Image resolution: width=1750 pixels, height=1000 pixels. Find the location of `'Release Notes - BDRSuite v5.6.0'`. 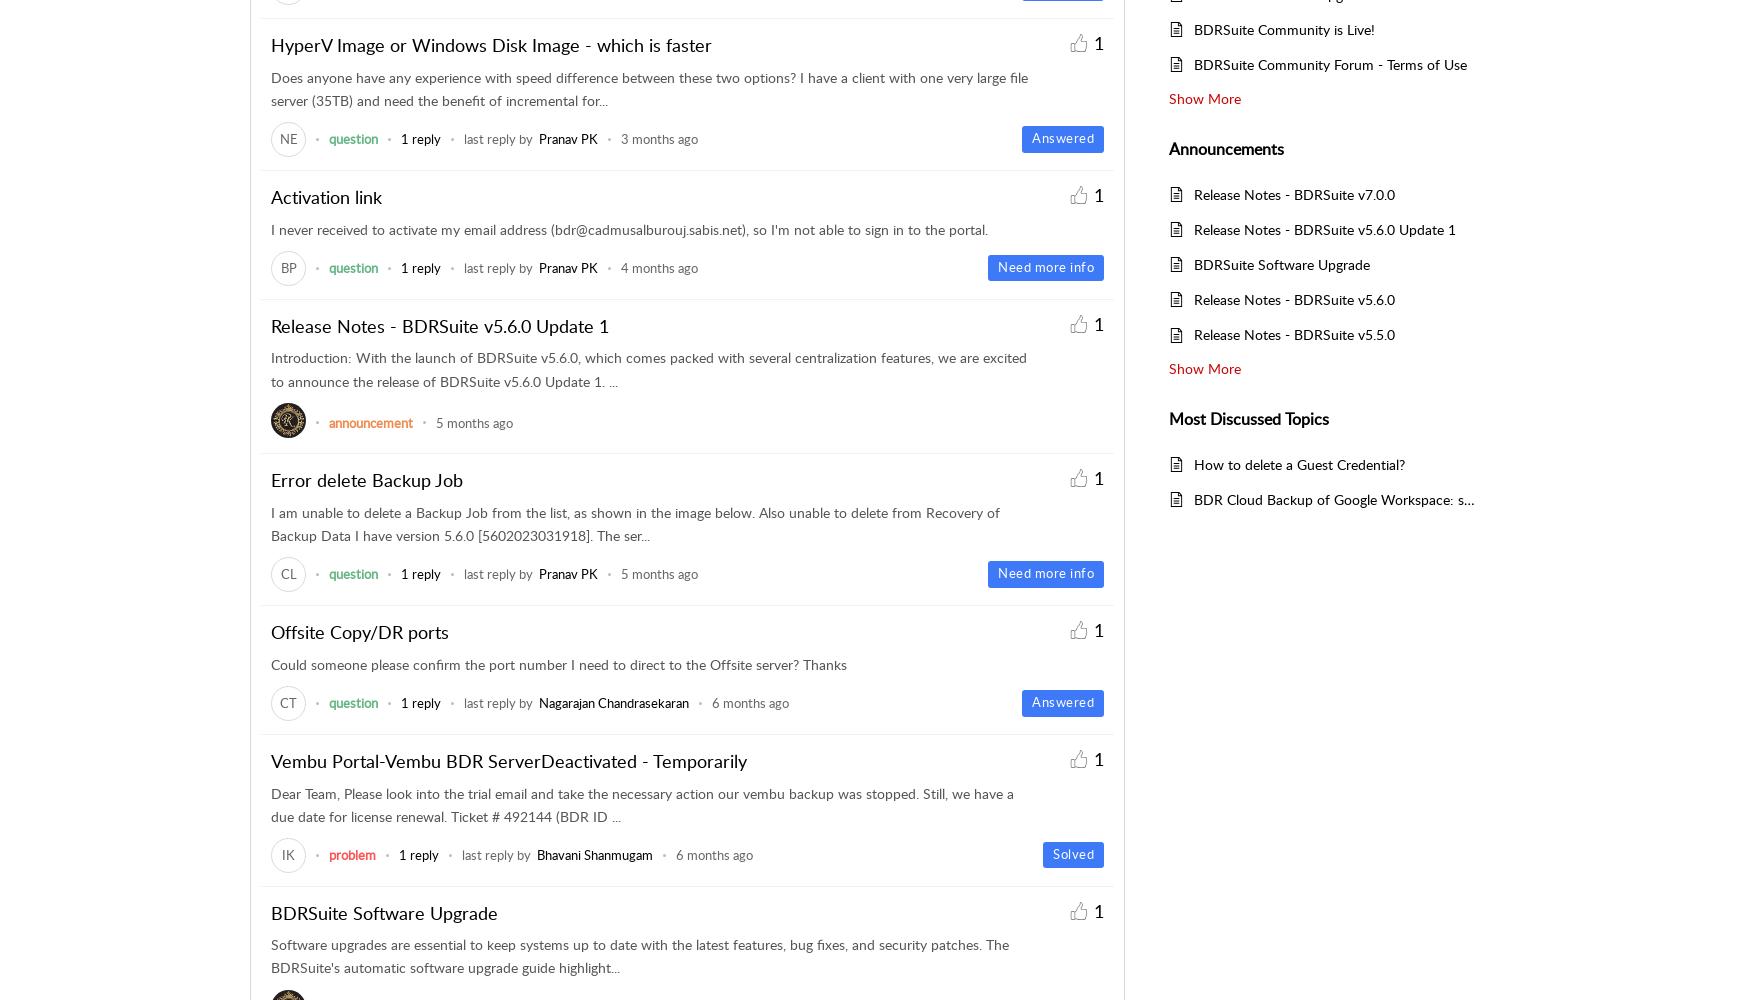

'Release Notes - BDRSuite v5.6.0' is located at coordinates (1293, 299).